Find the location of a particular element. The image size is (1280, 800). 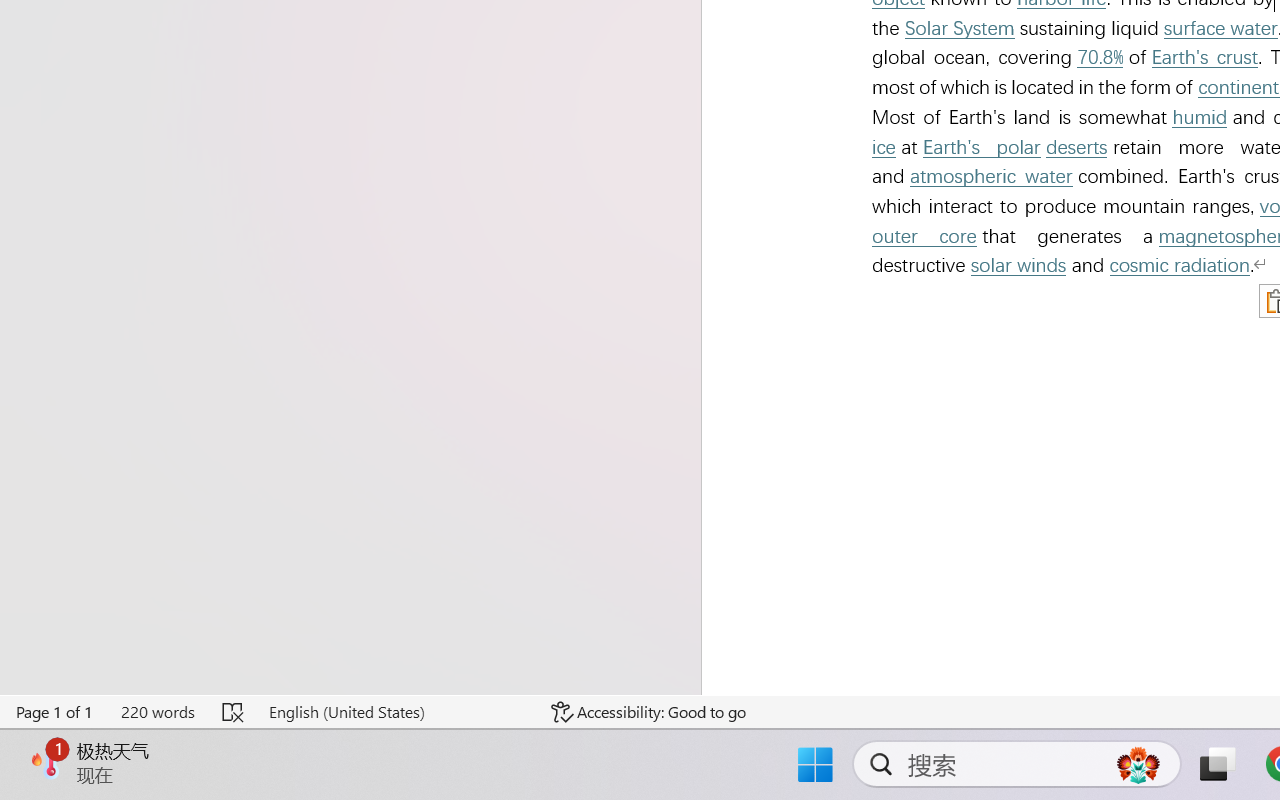

'Earth' is located at coordinates (981, 147).